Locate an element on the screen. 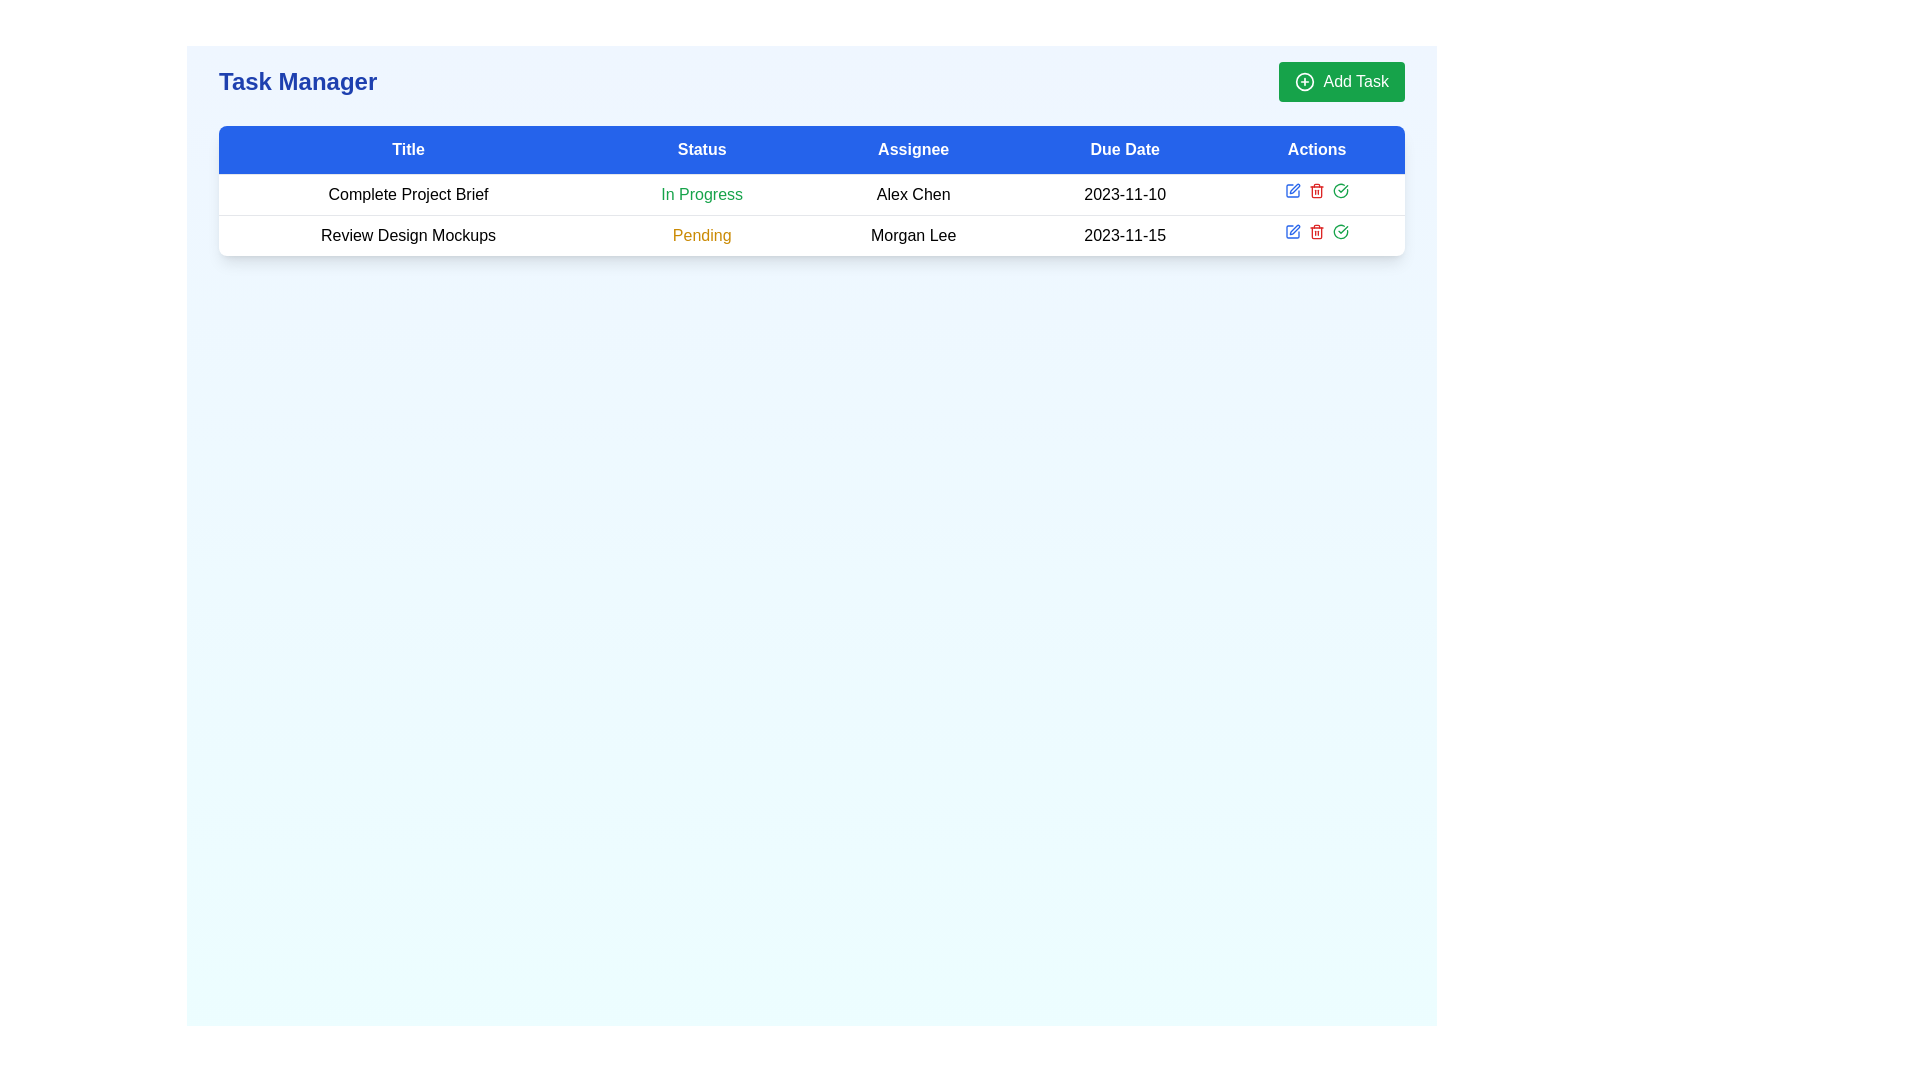  the Status label displaying 'In Progress' styled in green color, located in the second column of the first row of the task details table is located at coordinates (702, 195).